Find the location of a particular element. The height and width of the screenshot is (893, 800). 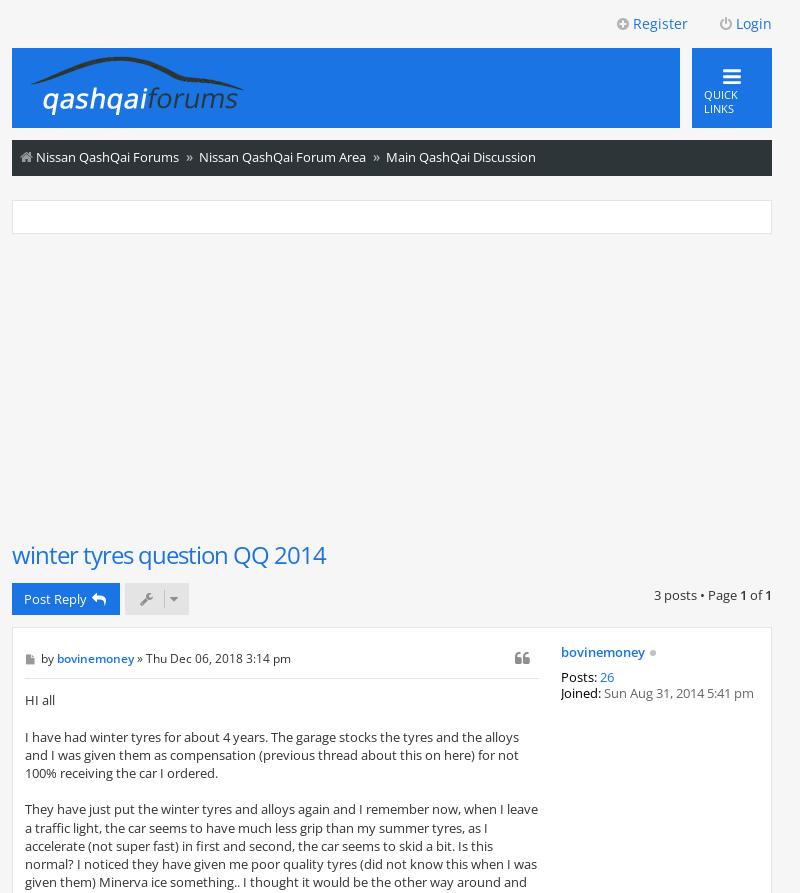

'of' is located at coordinates (756, 593).